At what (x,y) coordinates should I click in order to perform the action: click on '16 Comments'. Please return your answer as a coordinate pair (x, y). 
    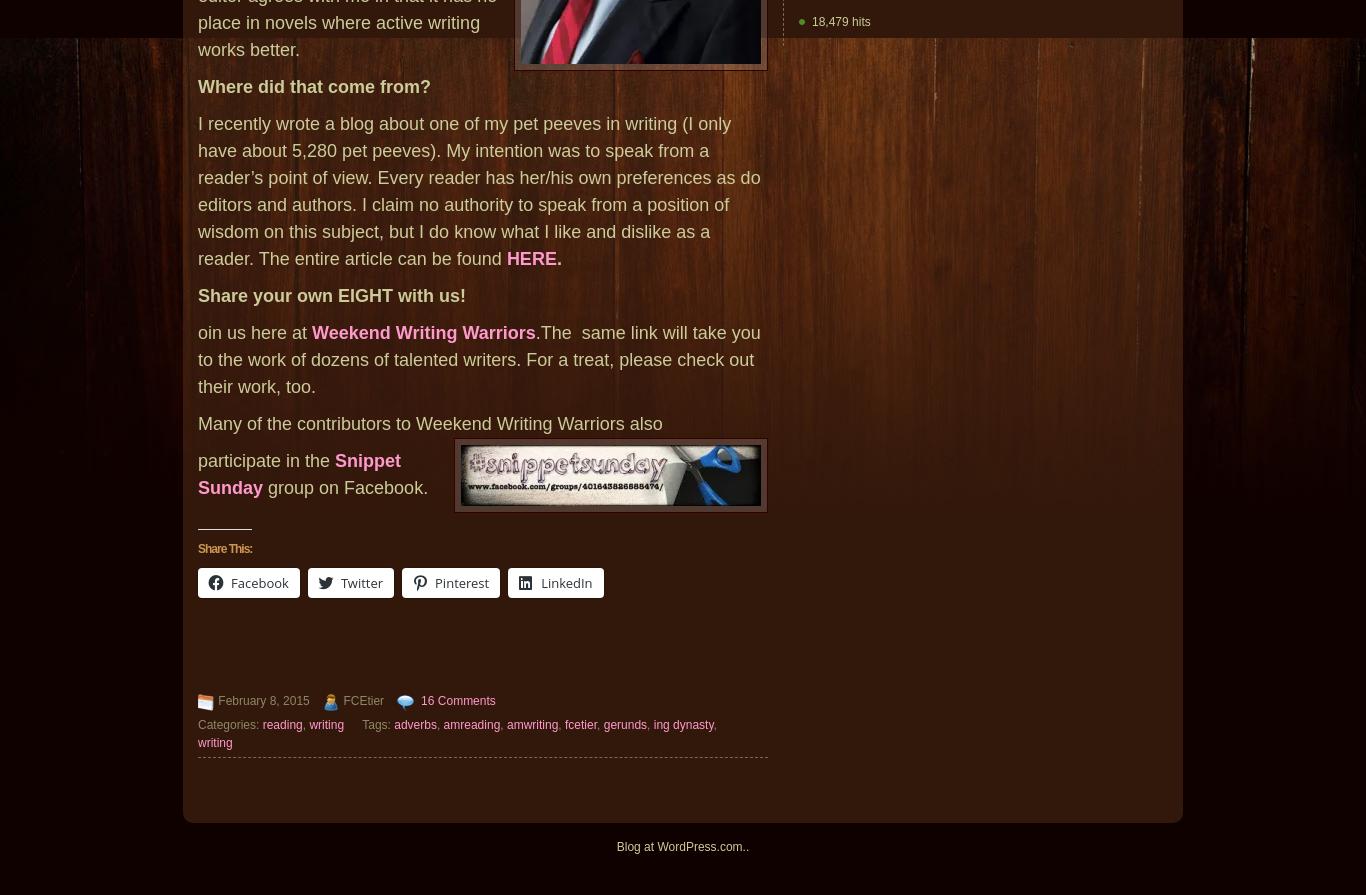
    Looking at the image, I should click on (458, 699).